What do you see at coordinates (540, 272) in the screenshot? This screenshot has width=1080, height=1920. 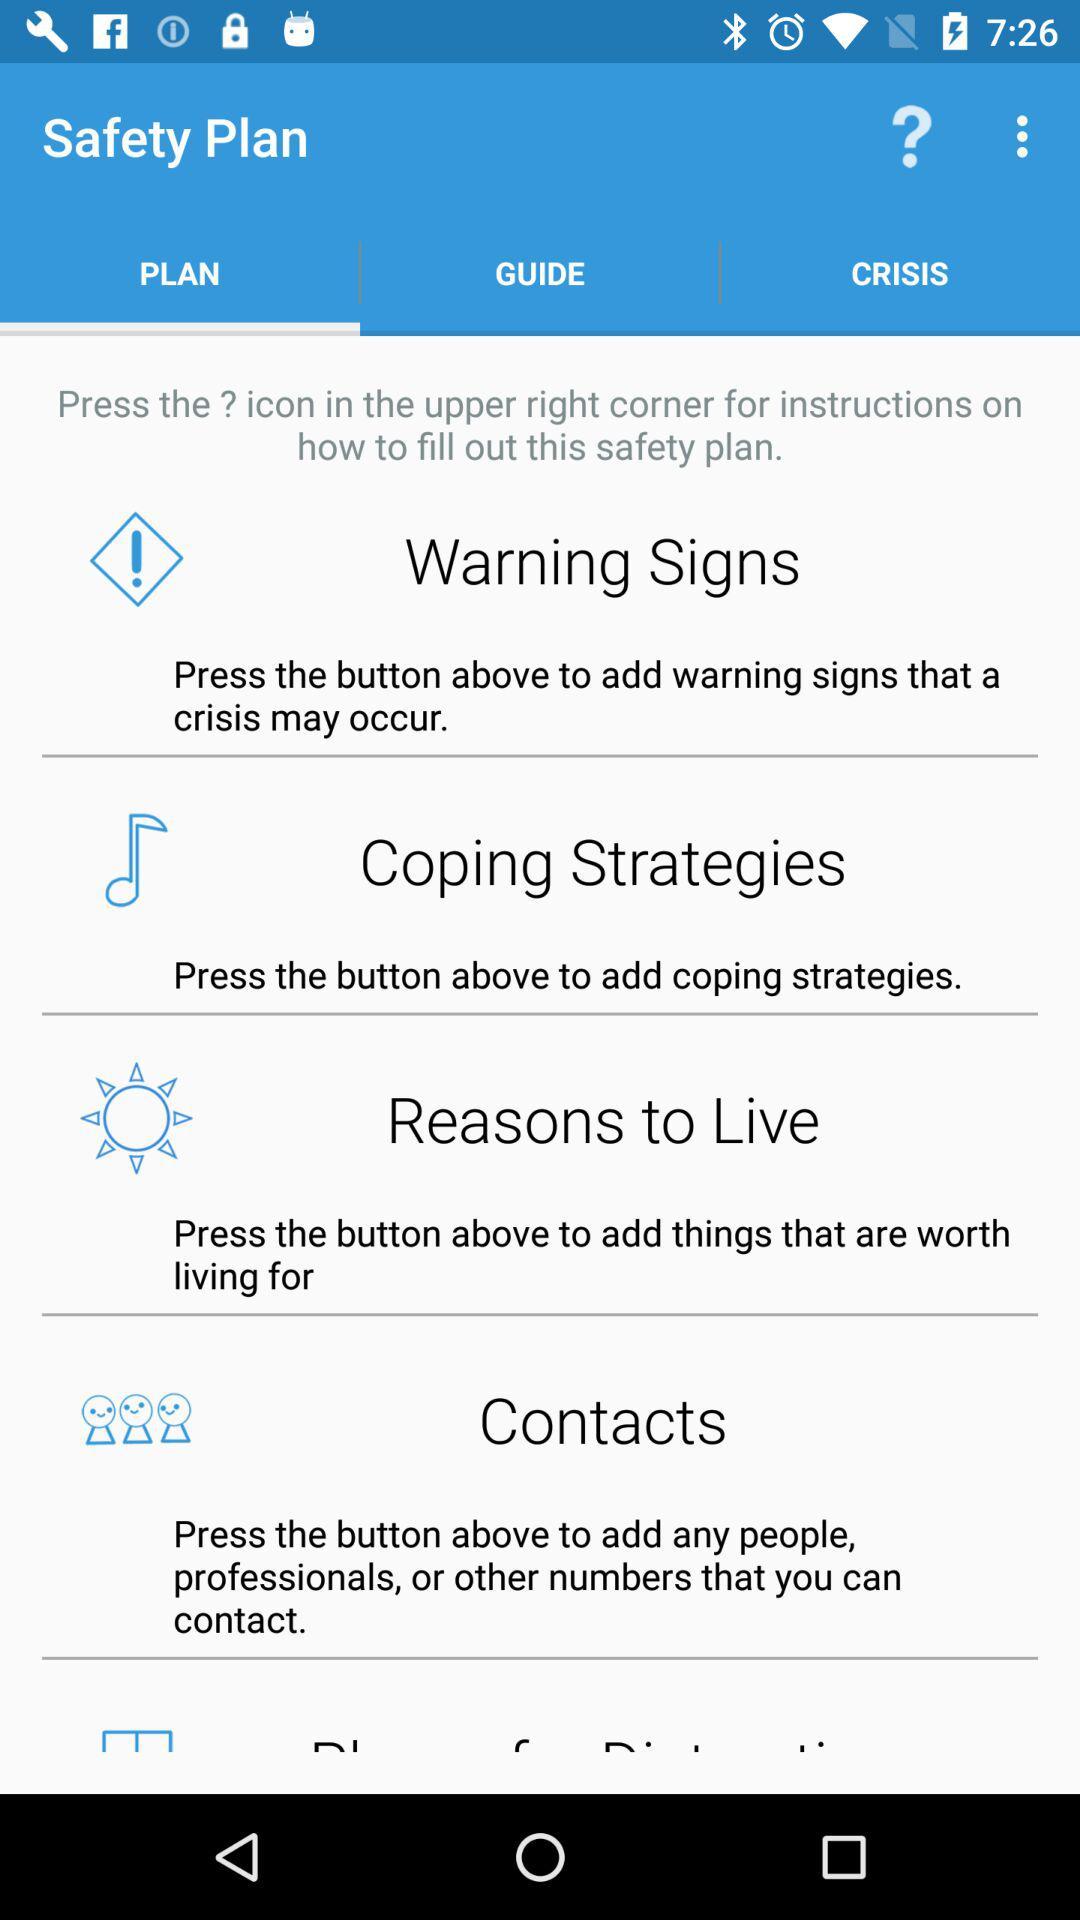 I see `the app next to the plan item` at bounding box center [540, 272].